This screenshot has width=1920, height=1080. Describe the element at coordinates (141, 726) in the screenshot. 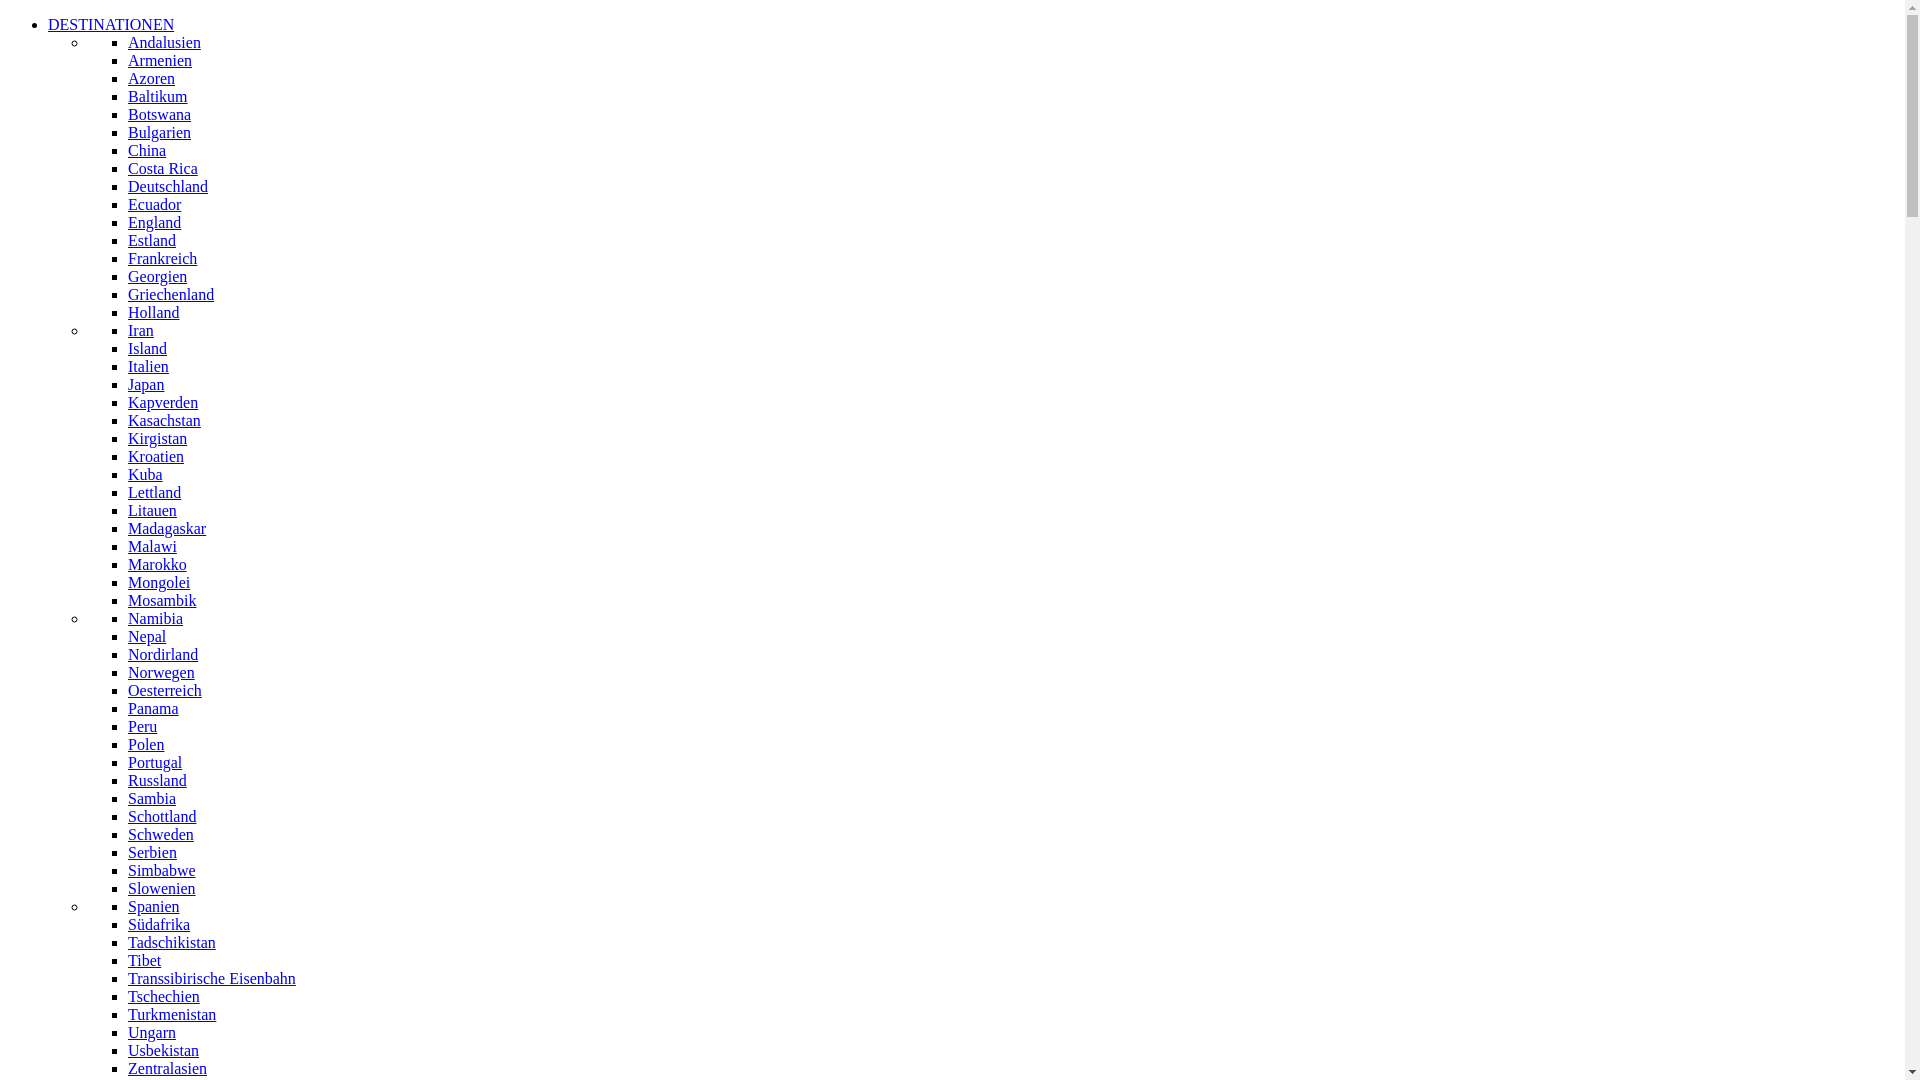

I see `'Peru'` at that location.